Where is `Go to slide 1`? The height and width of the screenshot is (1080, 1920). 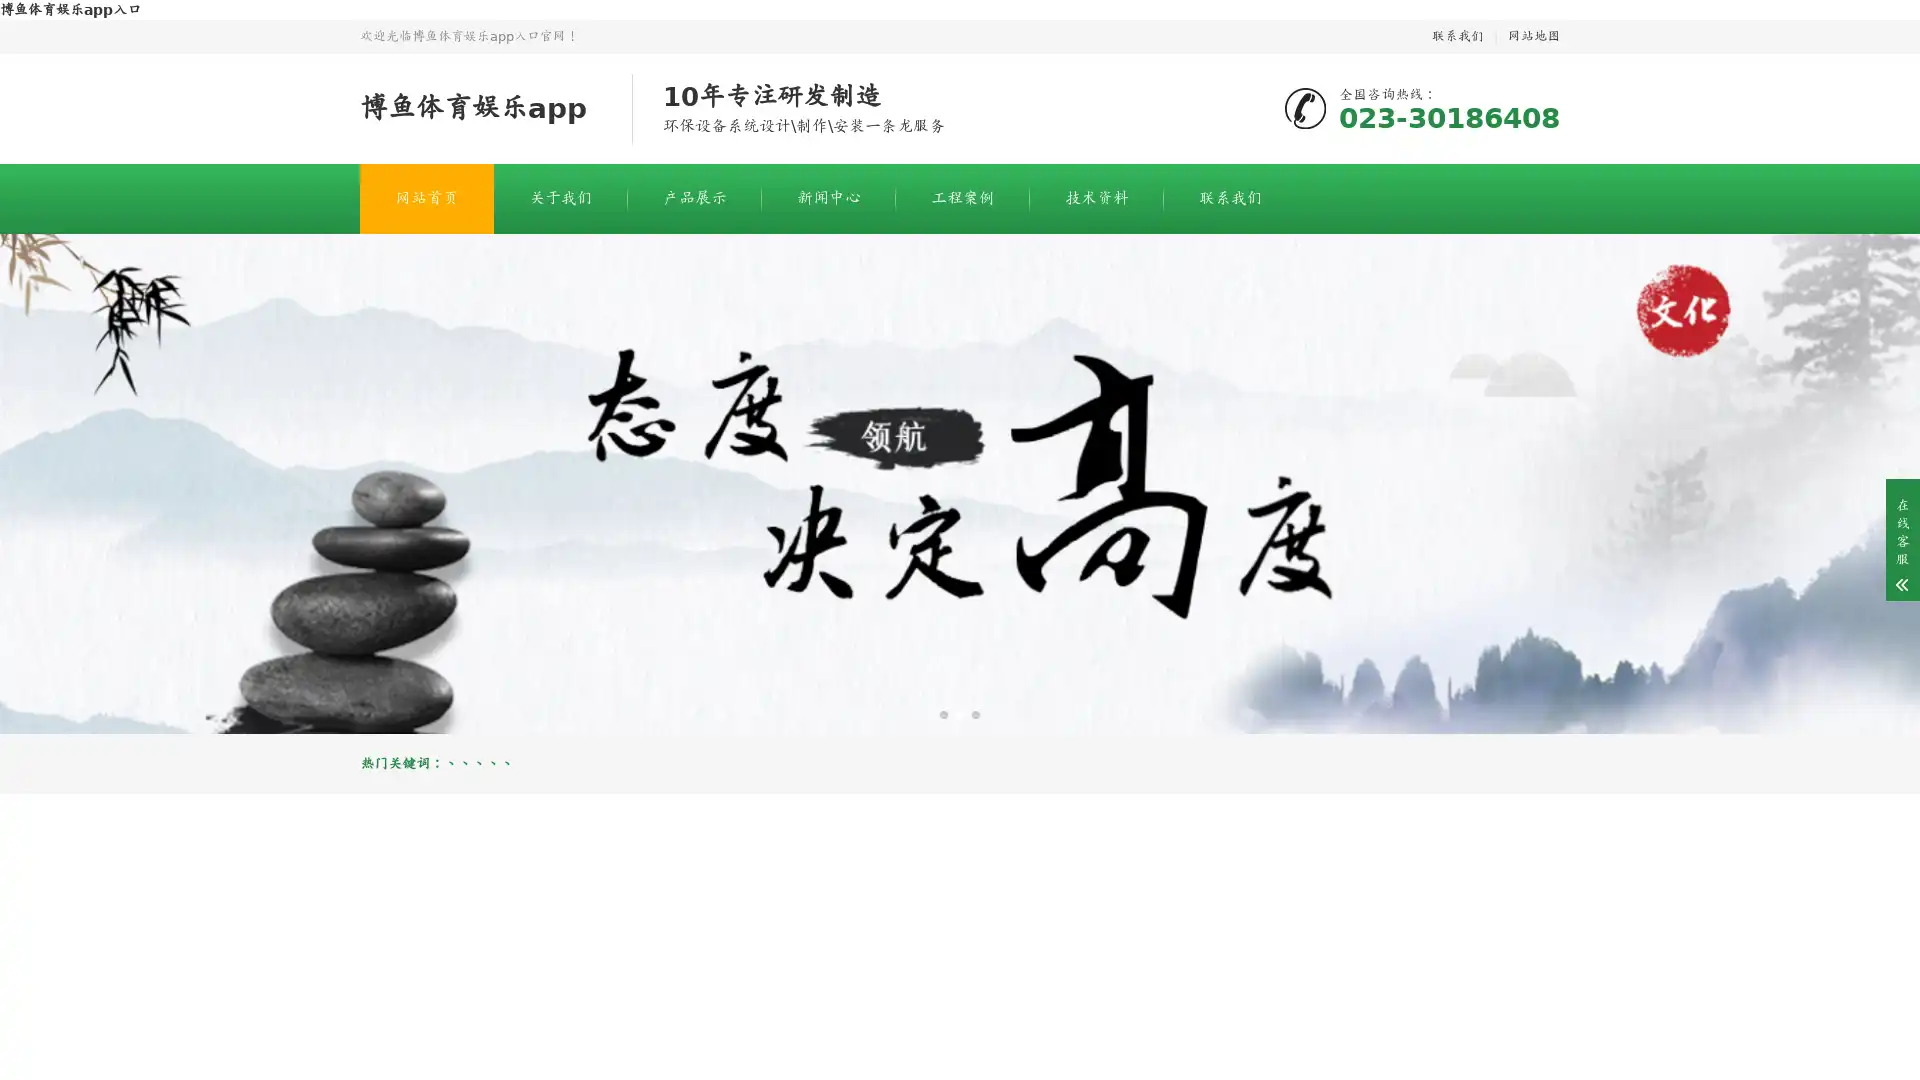 Go to slide 1 is located at coordinates (943, 713).